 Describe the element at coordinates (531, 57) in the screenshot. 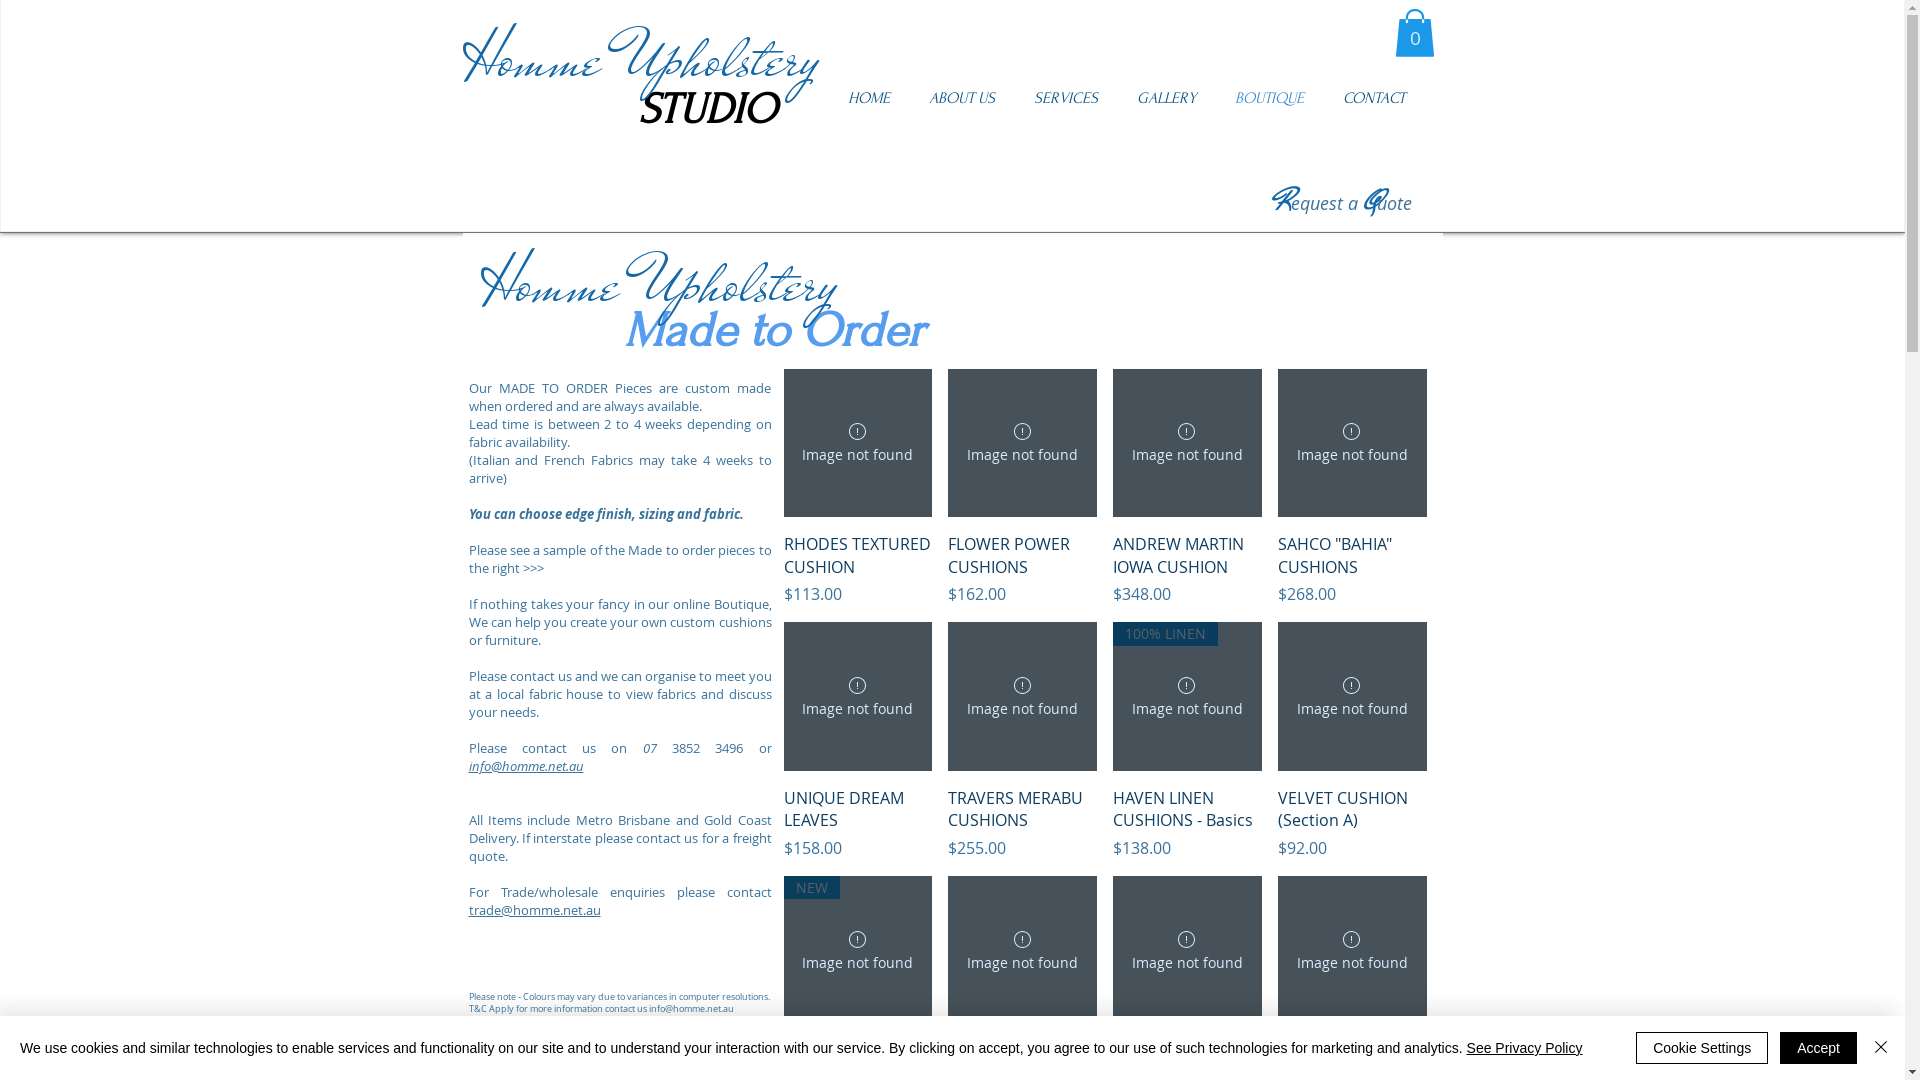

I see `'Homme'` at that location.